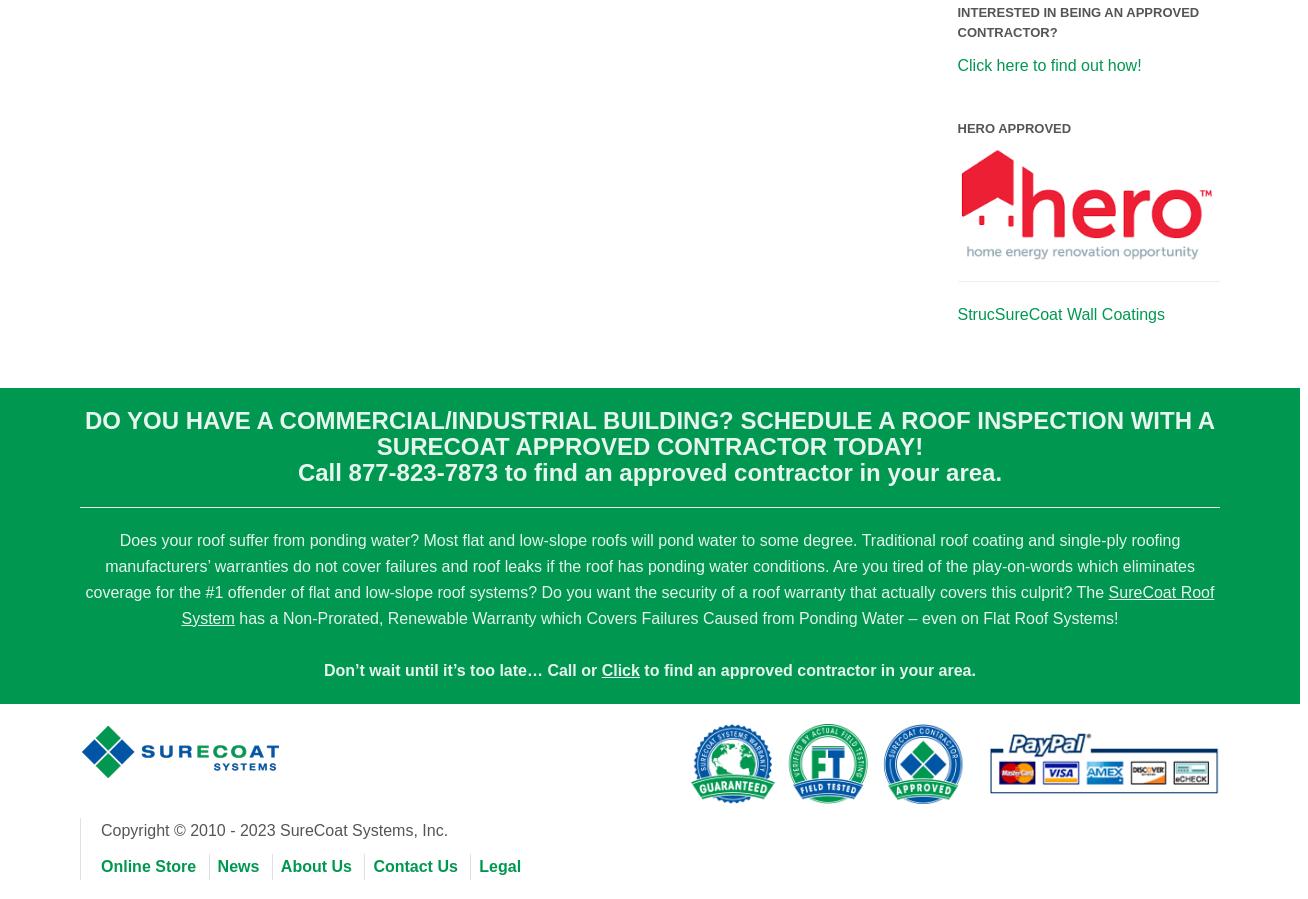 Image resolution: width=1308 pixels, height=899 pixels. Describe the element at coordinates (414, 865) in the screenshot. I see `'Contact Us'` at that location.